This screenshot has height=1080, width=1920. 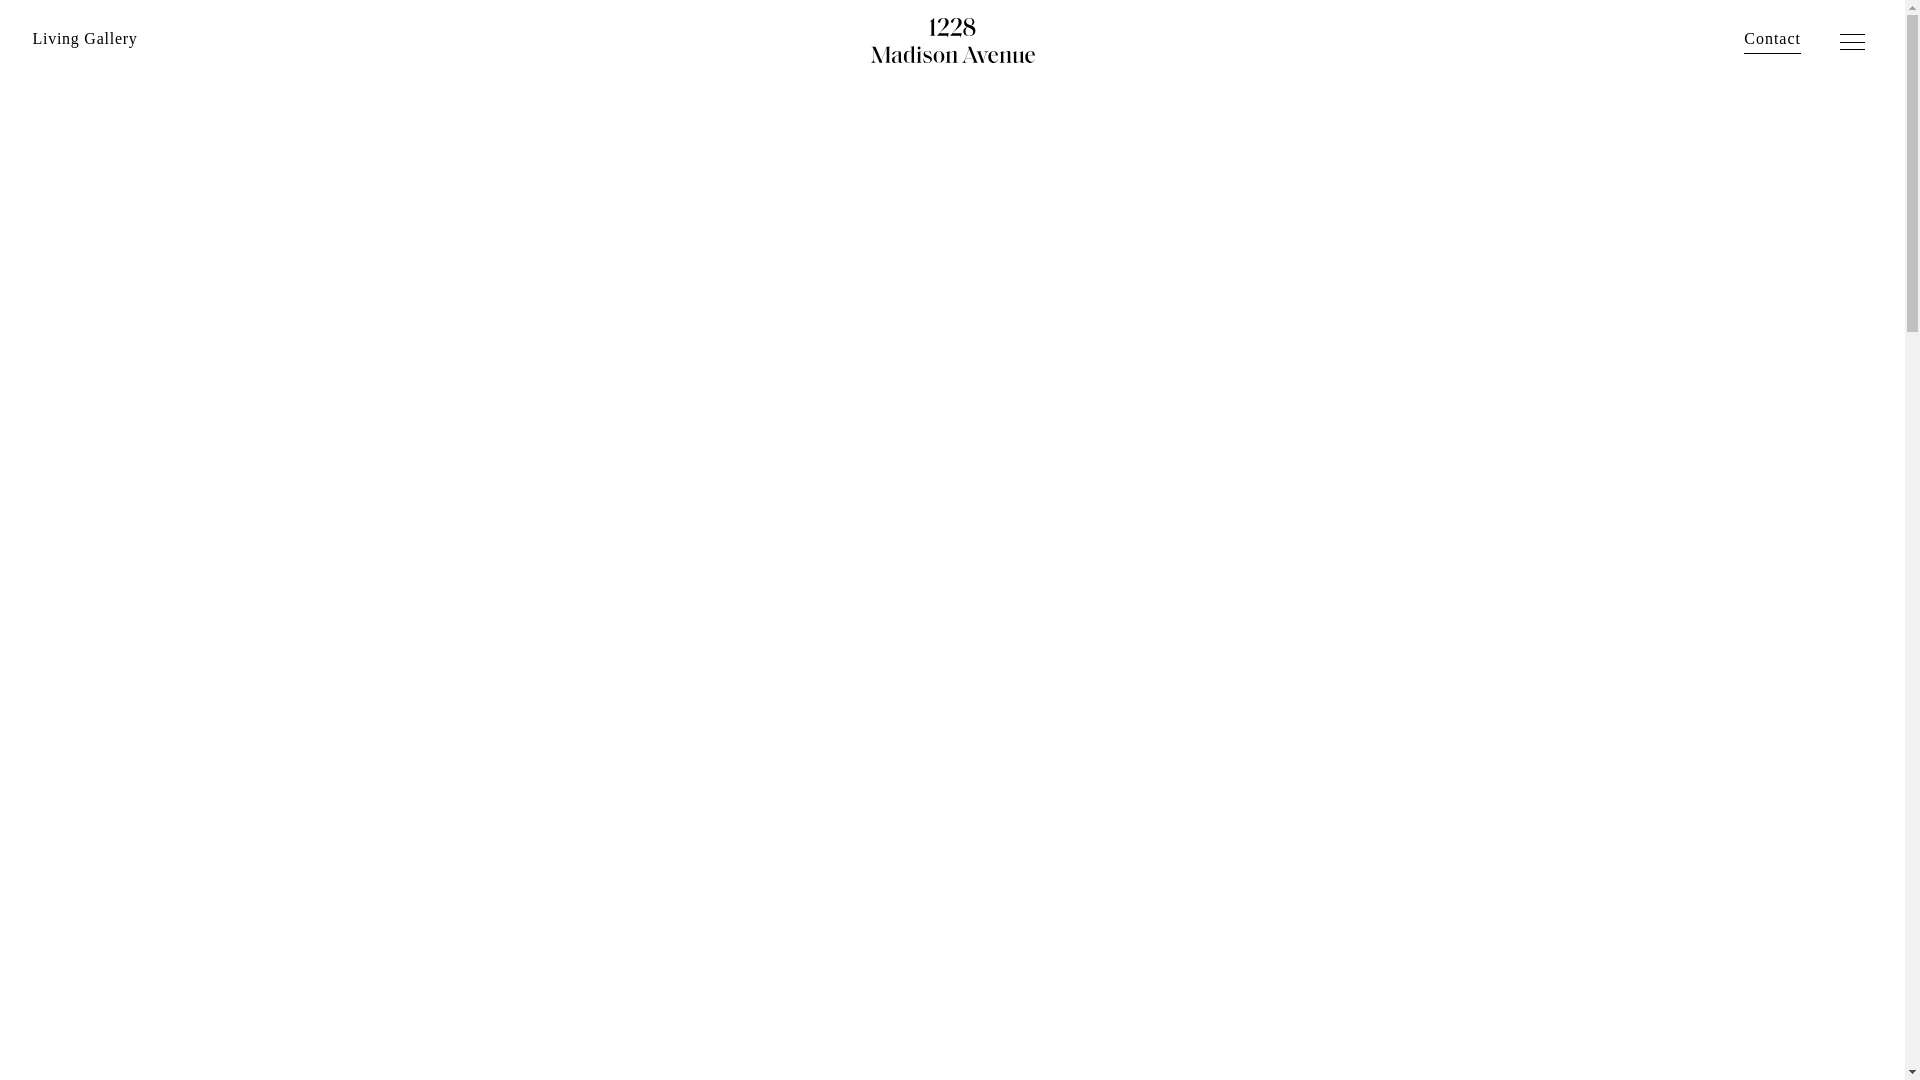 What do you see at coordinates (1772, 38) in the screenshot?
I see `'Contact'` at bounding box center [1772, 38].